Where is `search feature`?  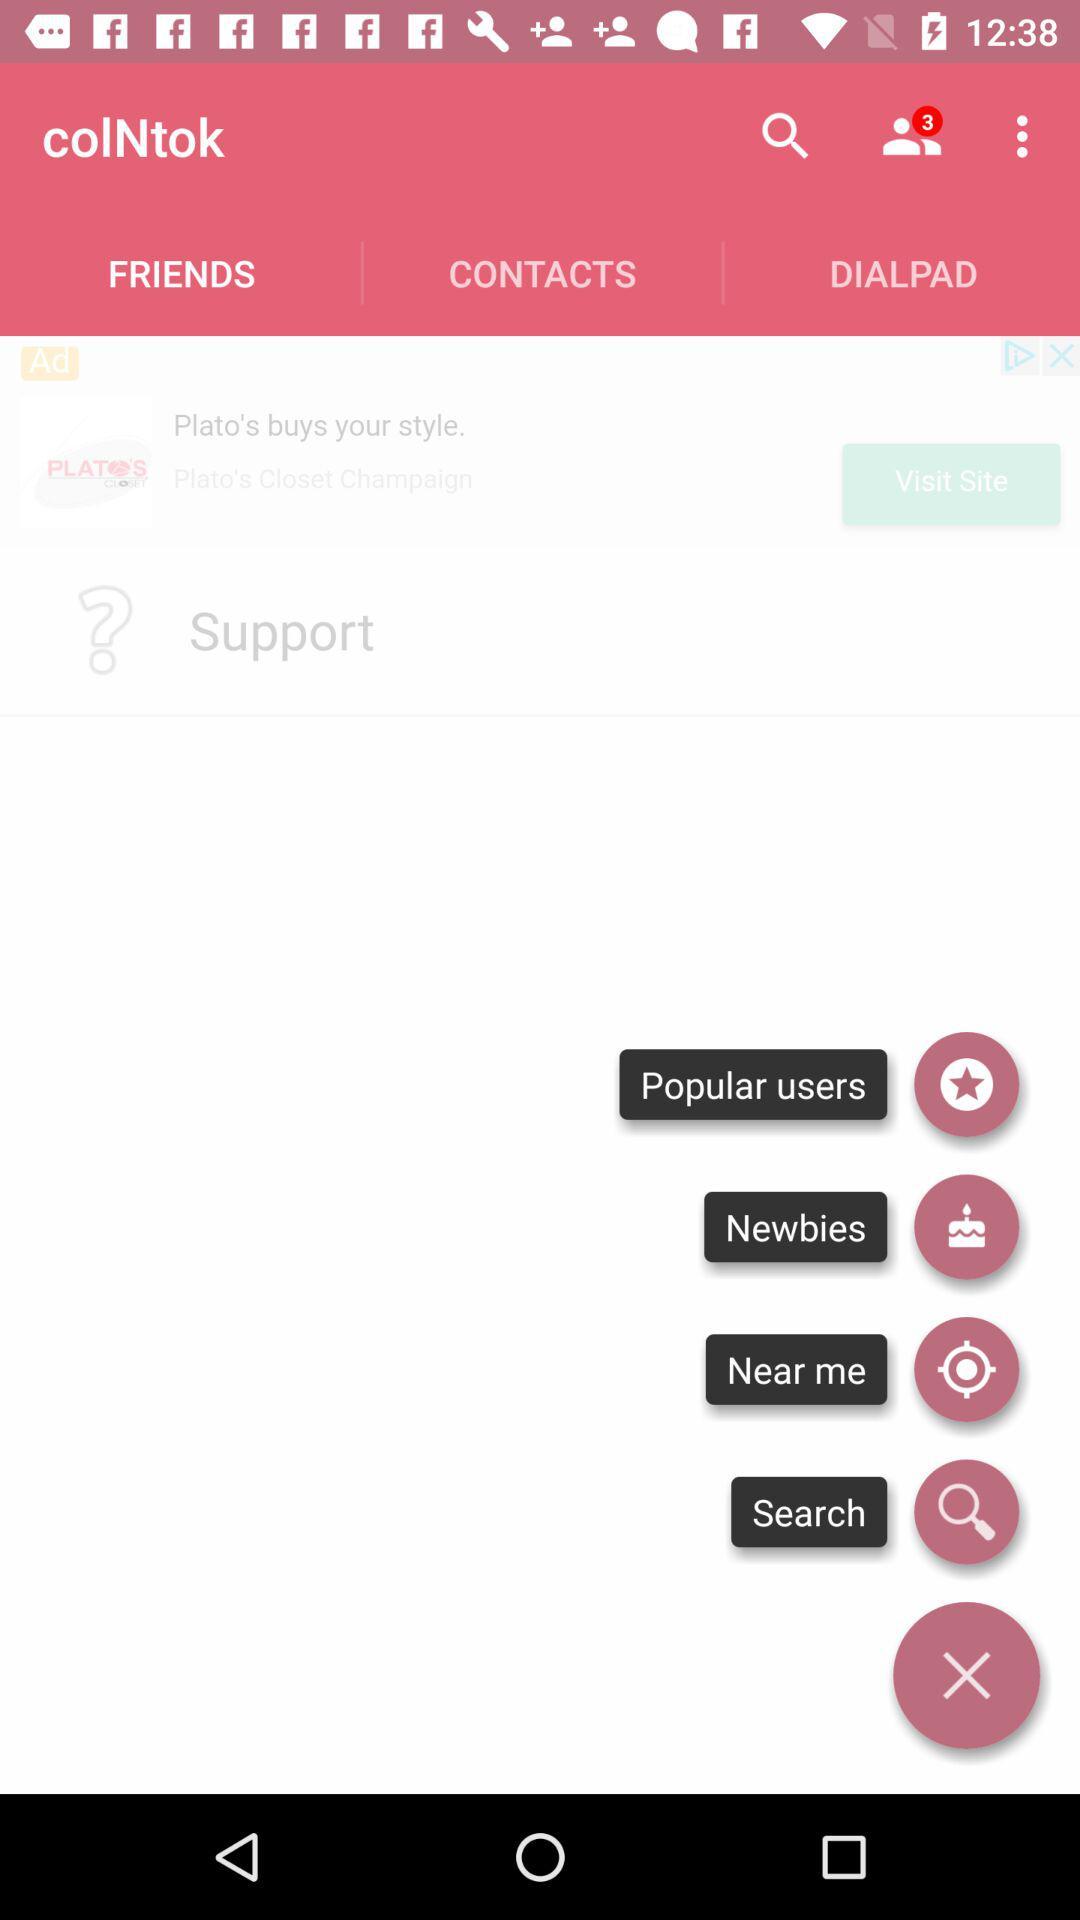
search feature is located at coordinates (965, 1512).